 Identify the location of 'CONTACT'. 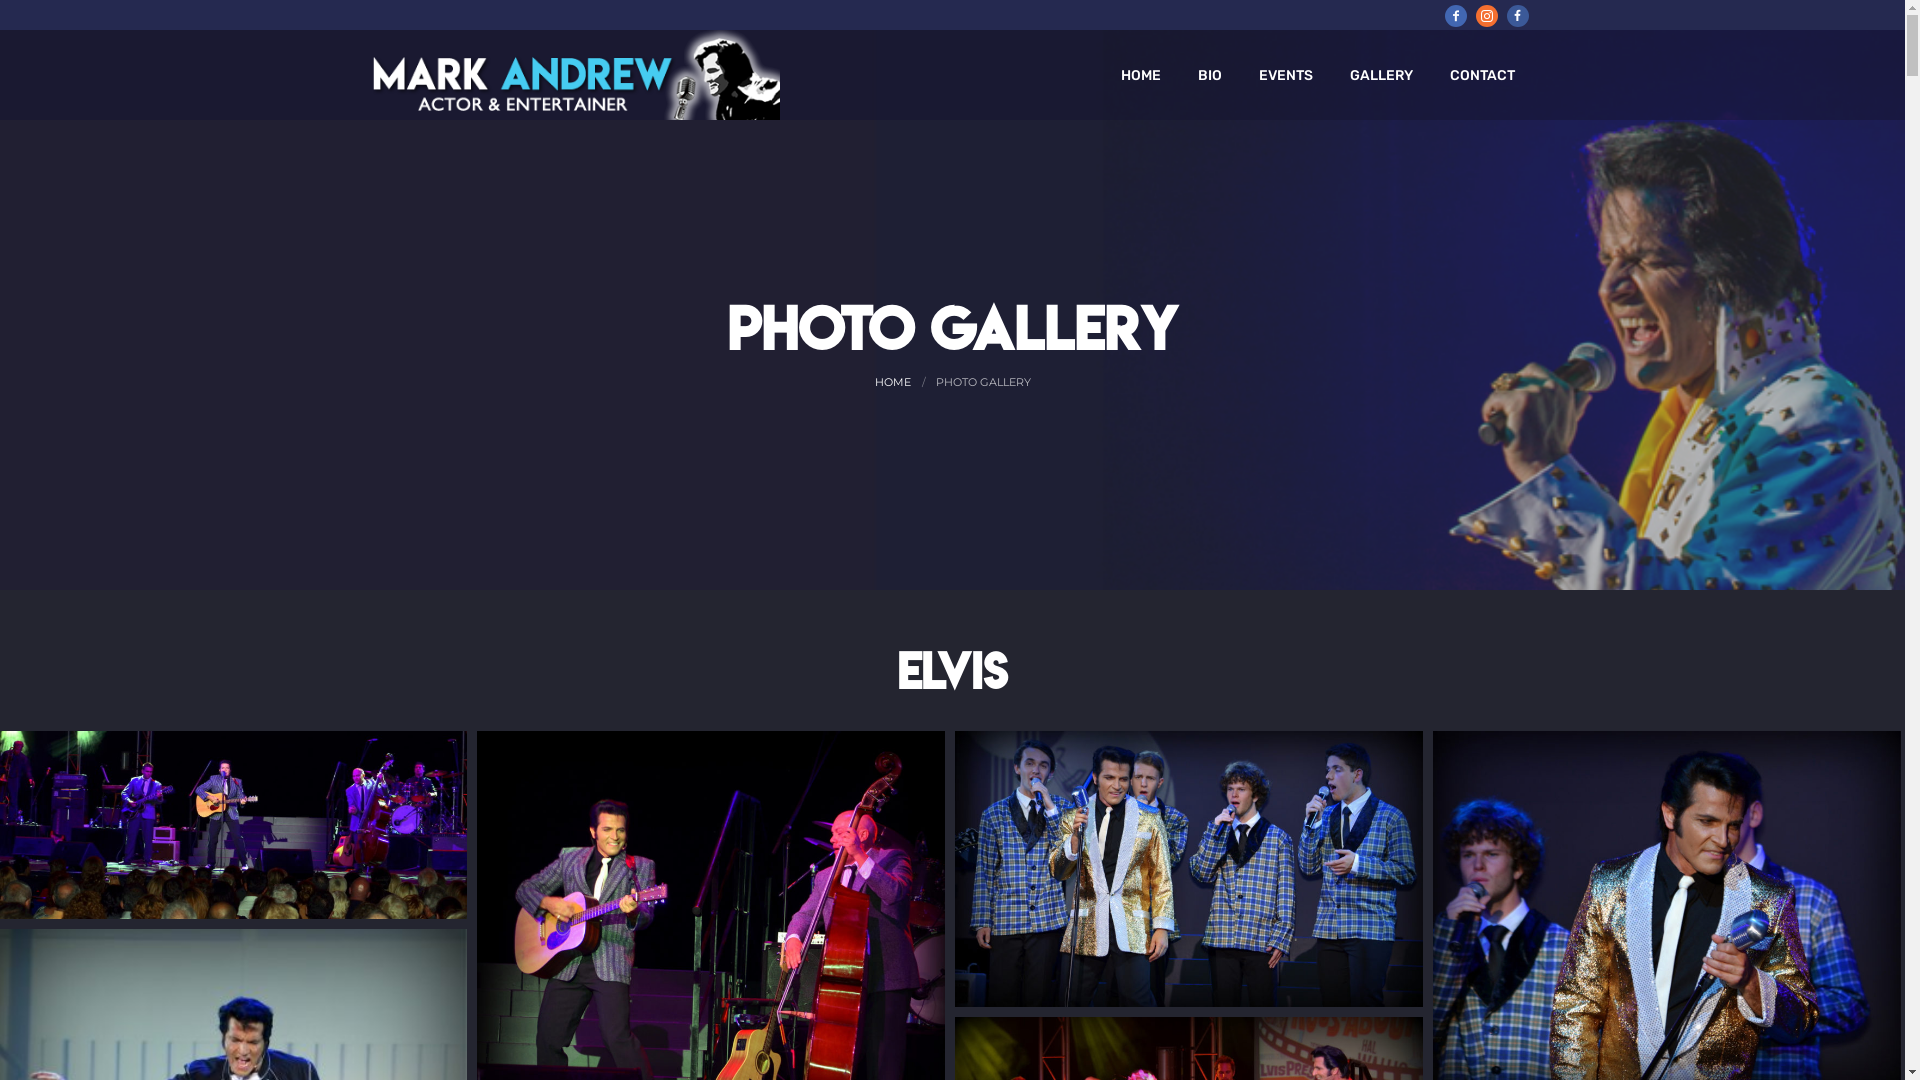
(1482, 73).